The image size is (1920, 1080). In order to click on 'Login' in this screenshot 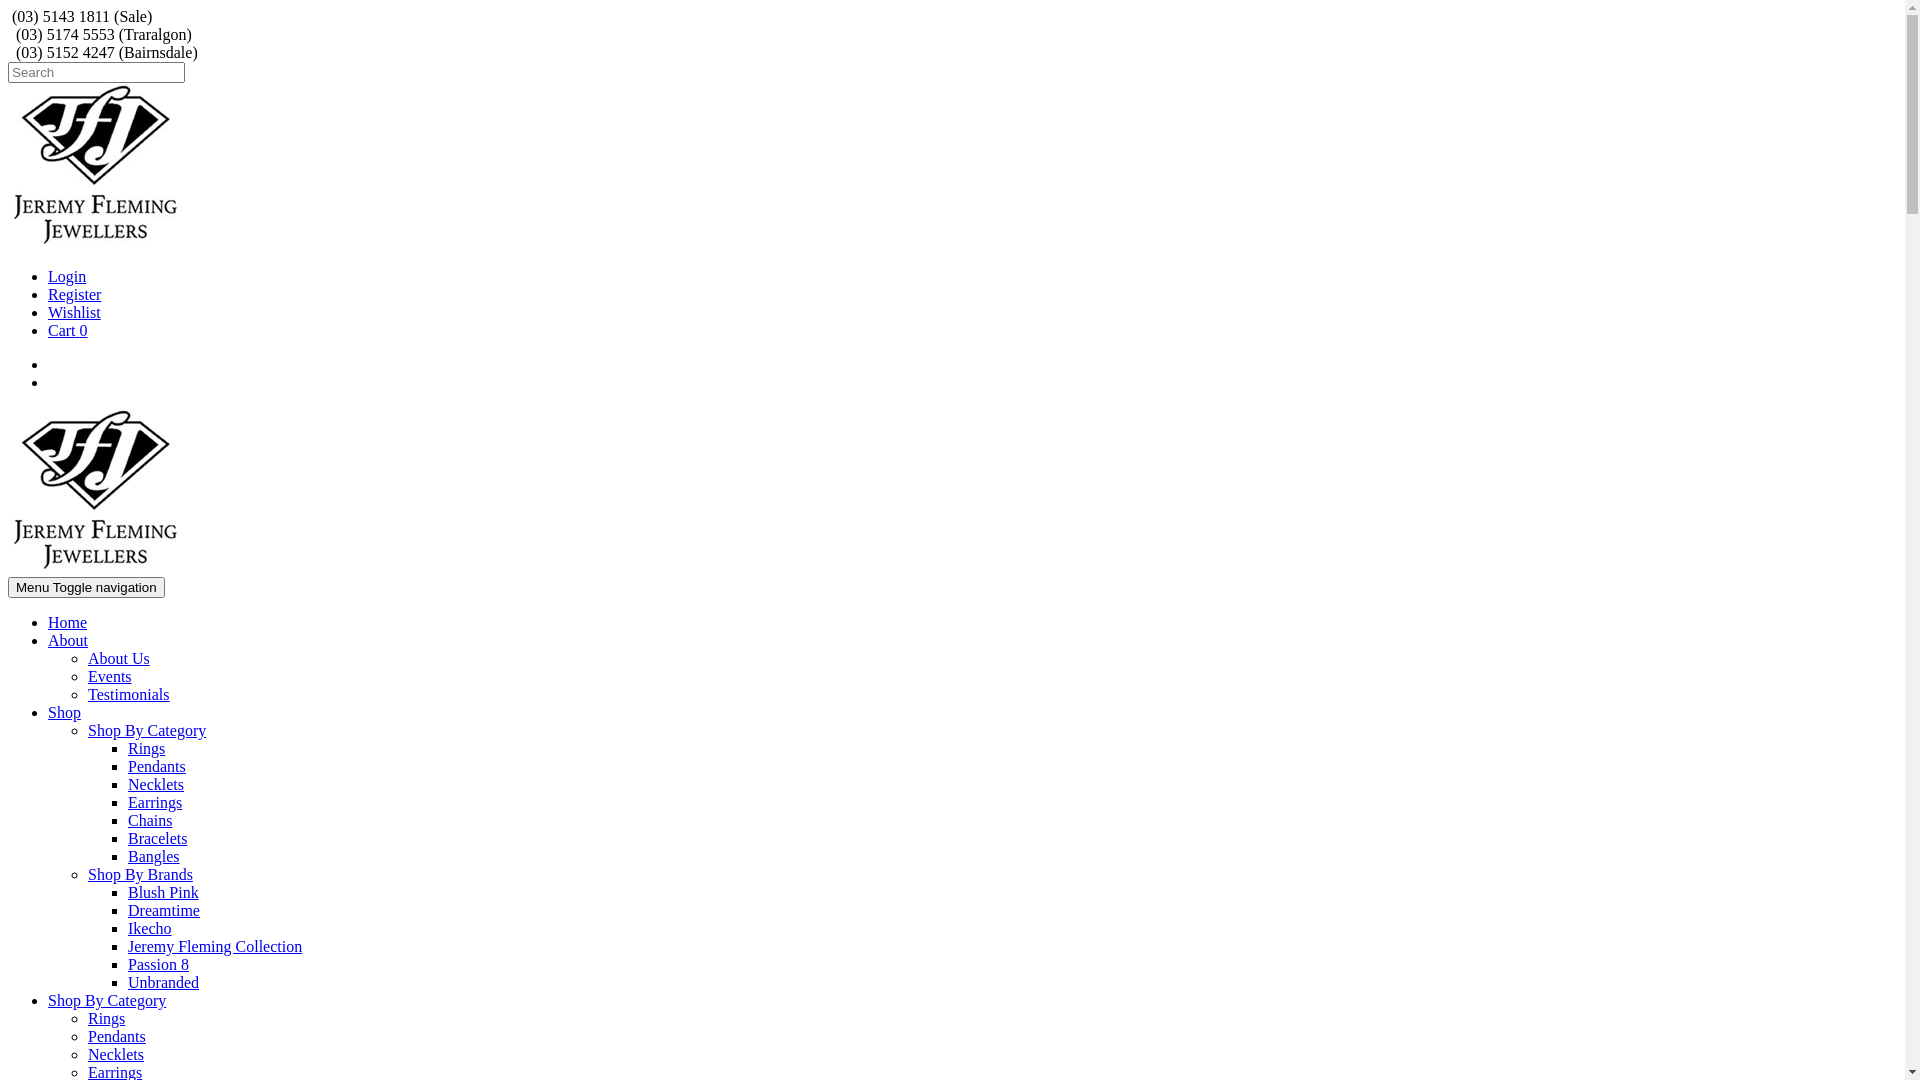, I will do `click(67, 276)`.